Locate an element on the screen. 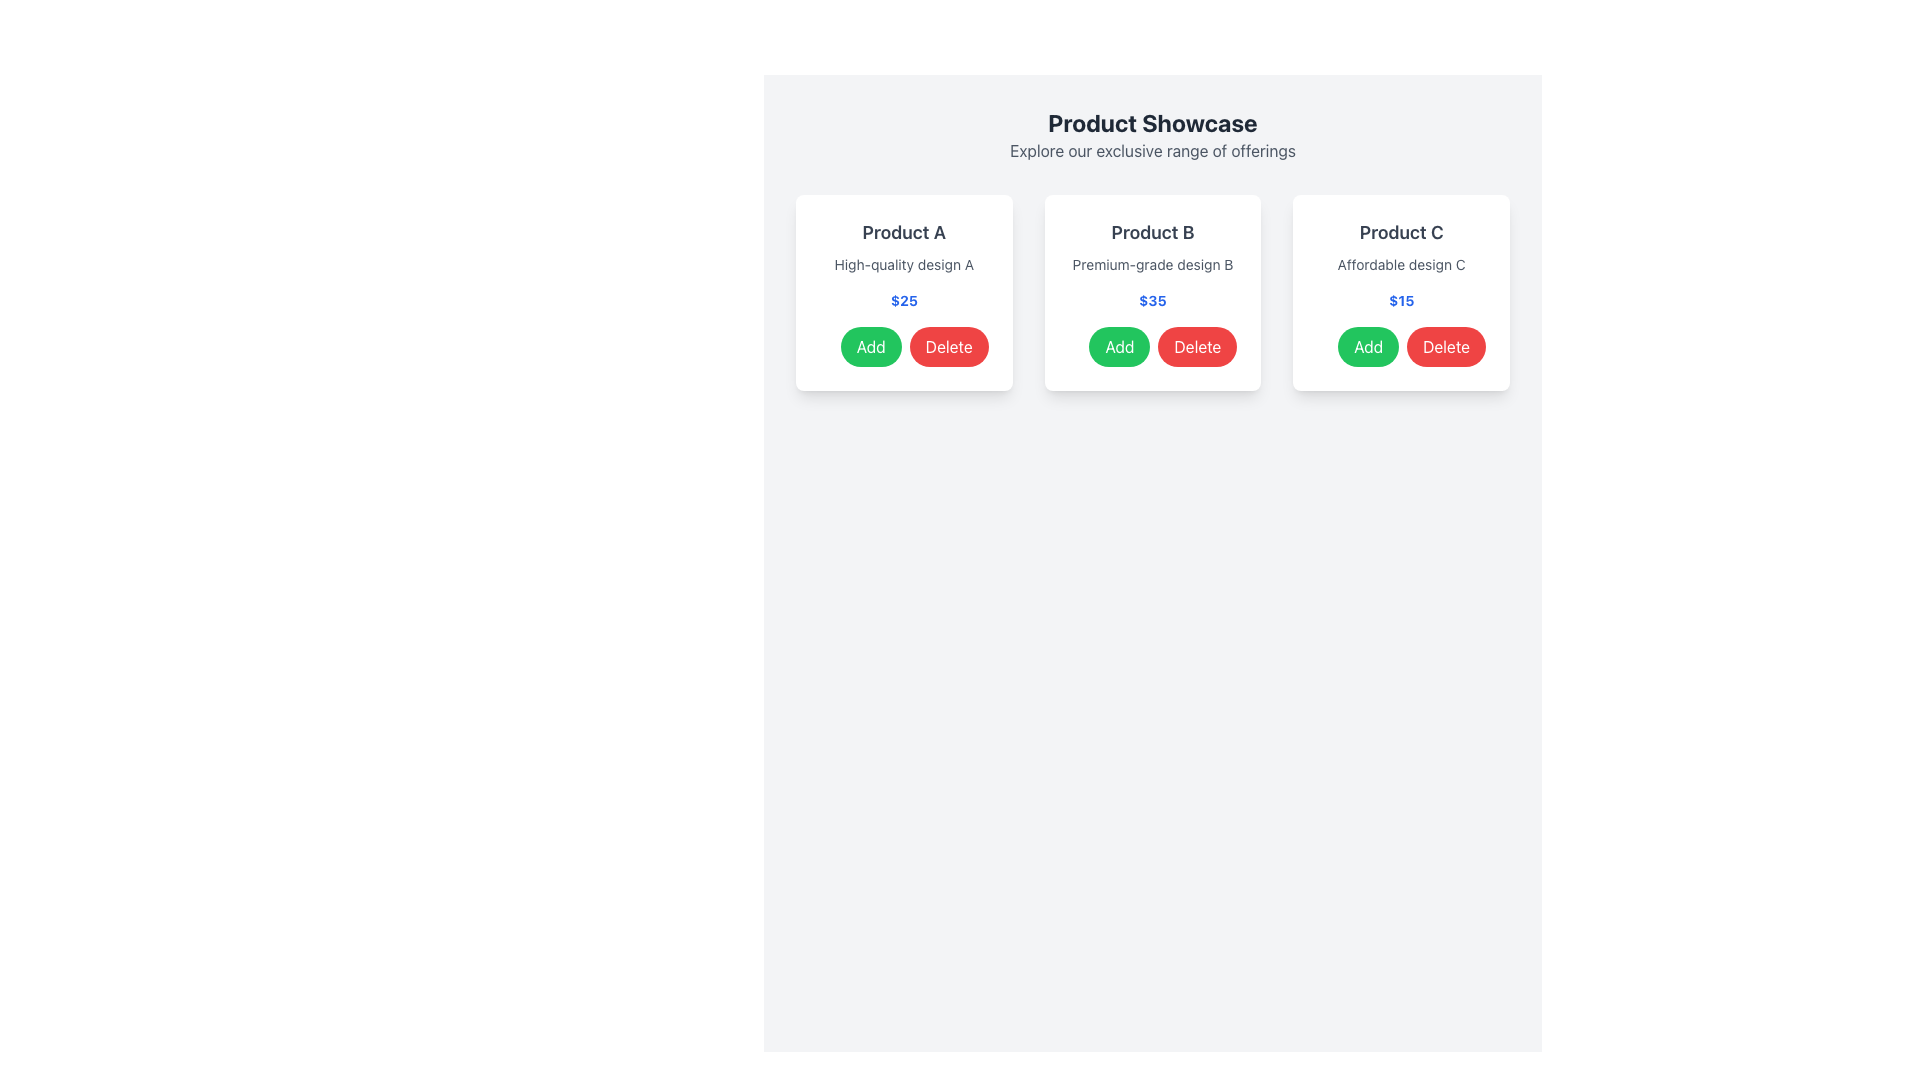 The image size is (1920, 1080). the green 'Add' button with rounded ends is located at coordinates (870, 346).